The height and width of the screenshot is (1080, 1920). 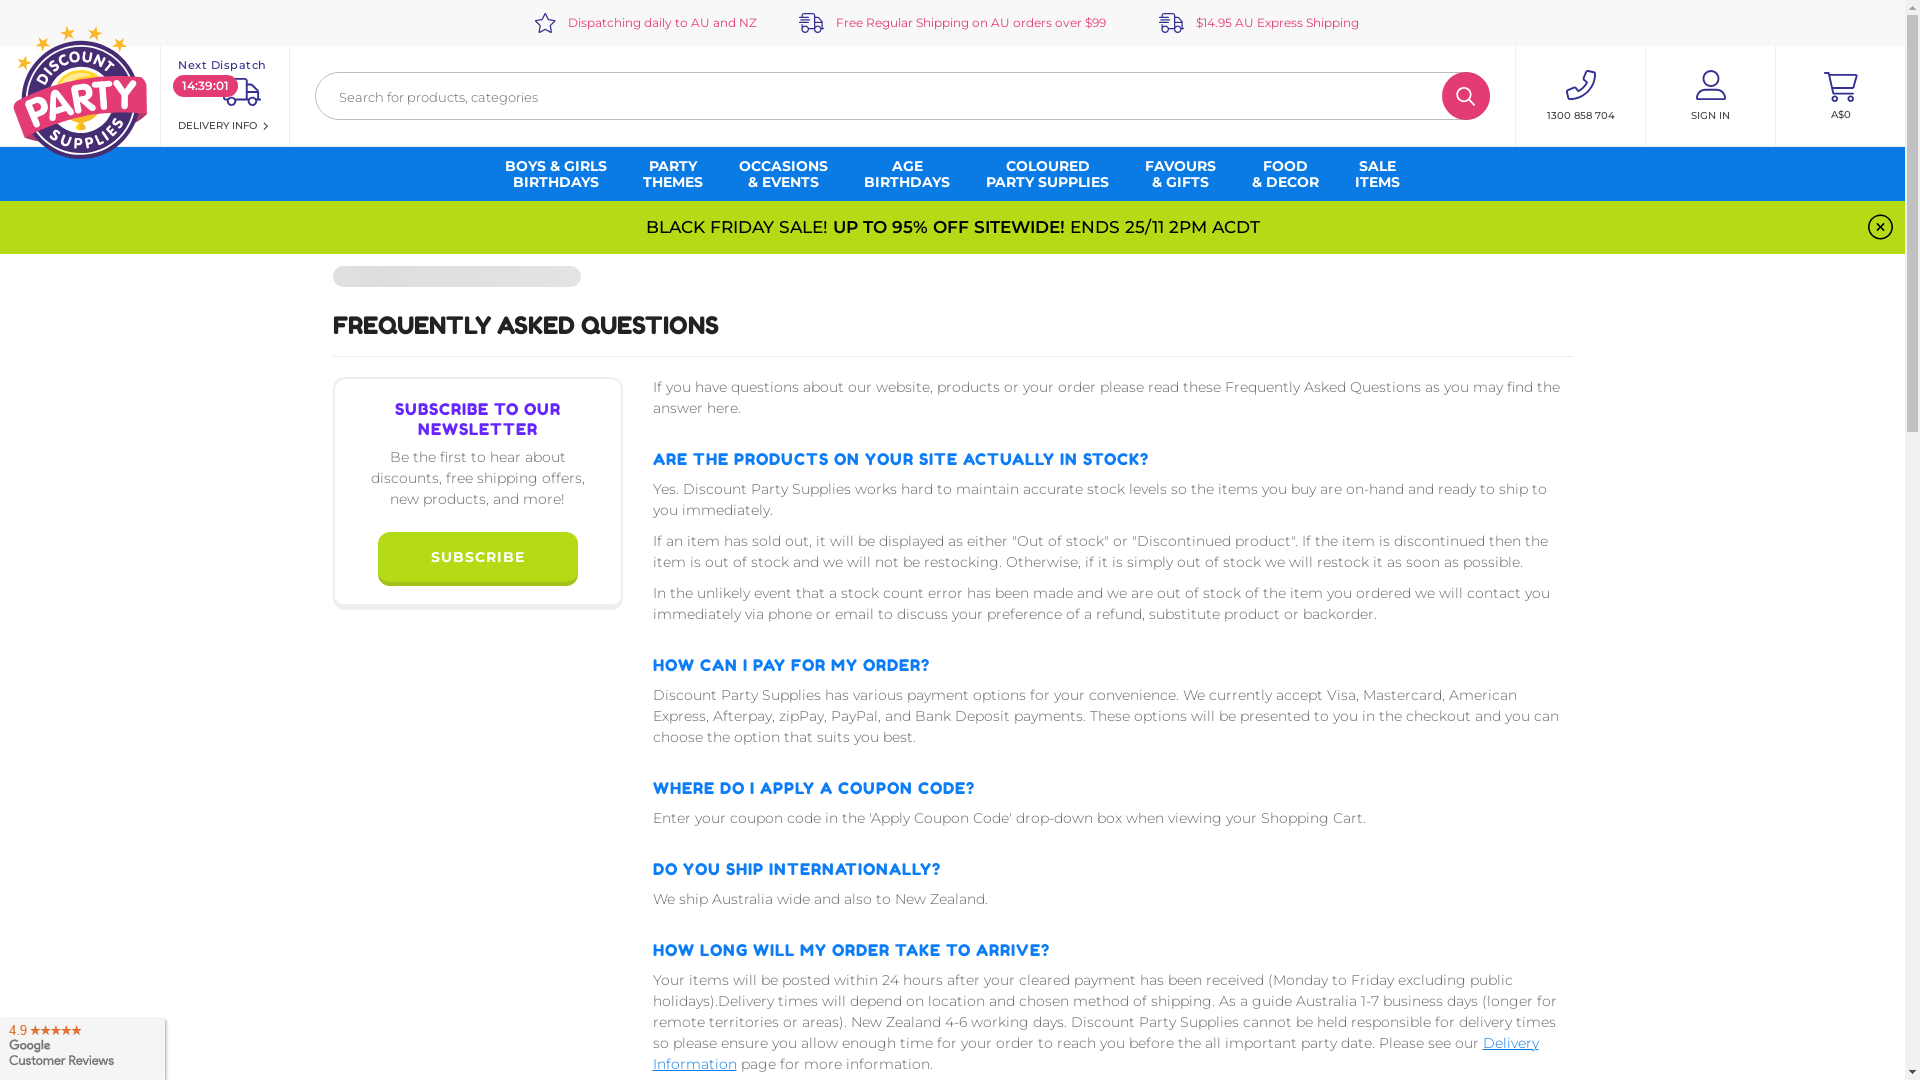 What do you see at coordinates (477, 558) in the screenshot?
I see `'SUBSCRIBE'` at bounding box center [477, 558].